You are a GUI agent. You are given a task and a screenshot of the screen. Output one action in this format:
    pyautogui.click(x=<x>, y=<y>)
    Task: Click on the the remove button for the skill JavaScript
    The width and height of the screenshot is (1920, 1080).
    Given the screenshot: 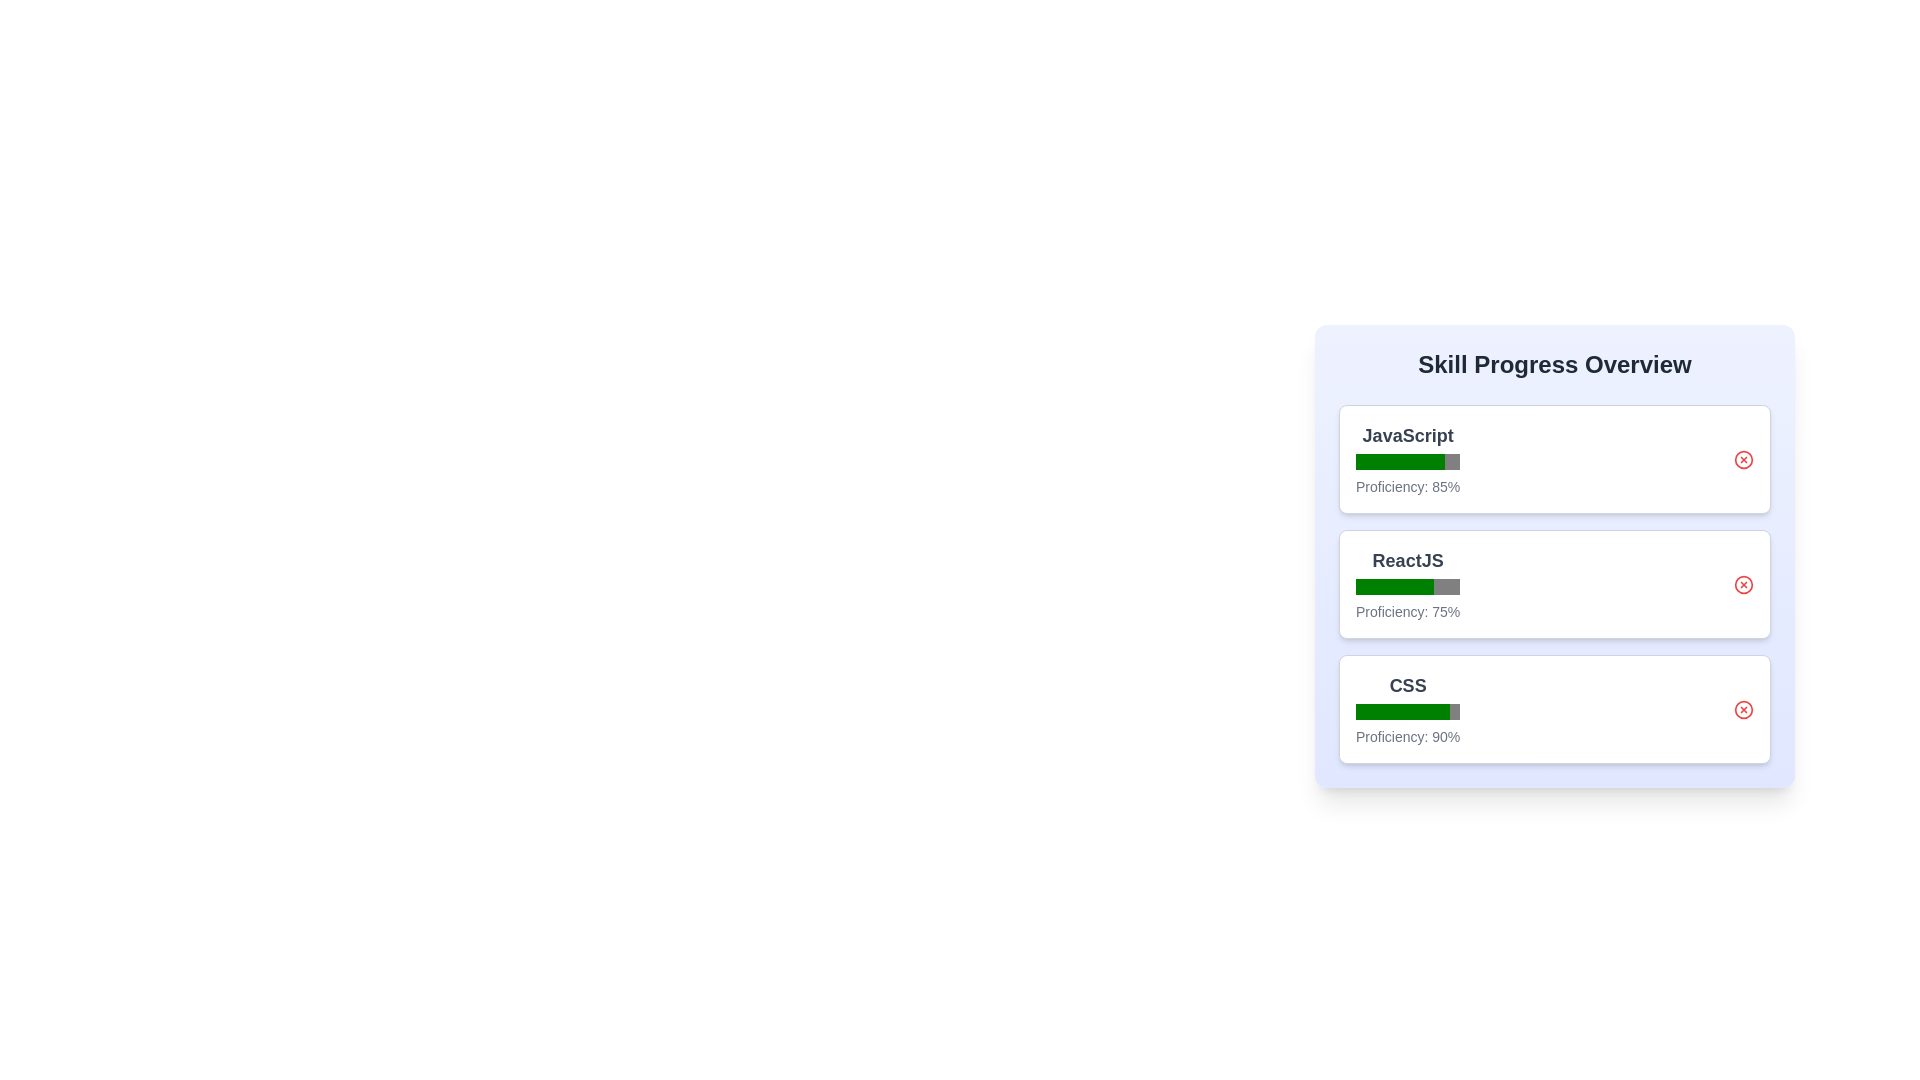 What is the action you would take?
    pyautogui.click(x=1742, y=459)
    